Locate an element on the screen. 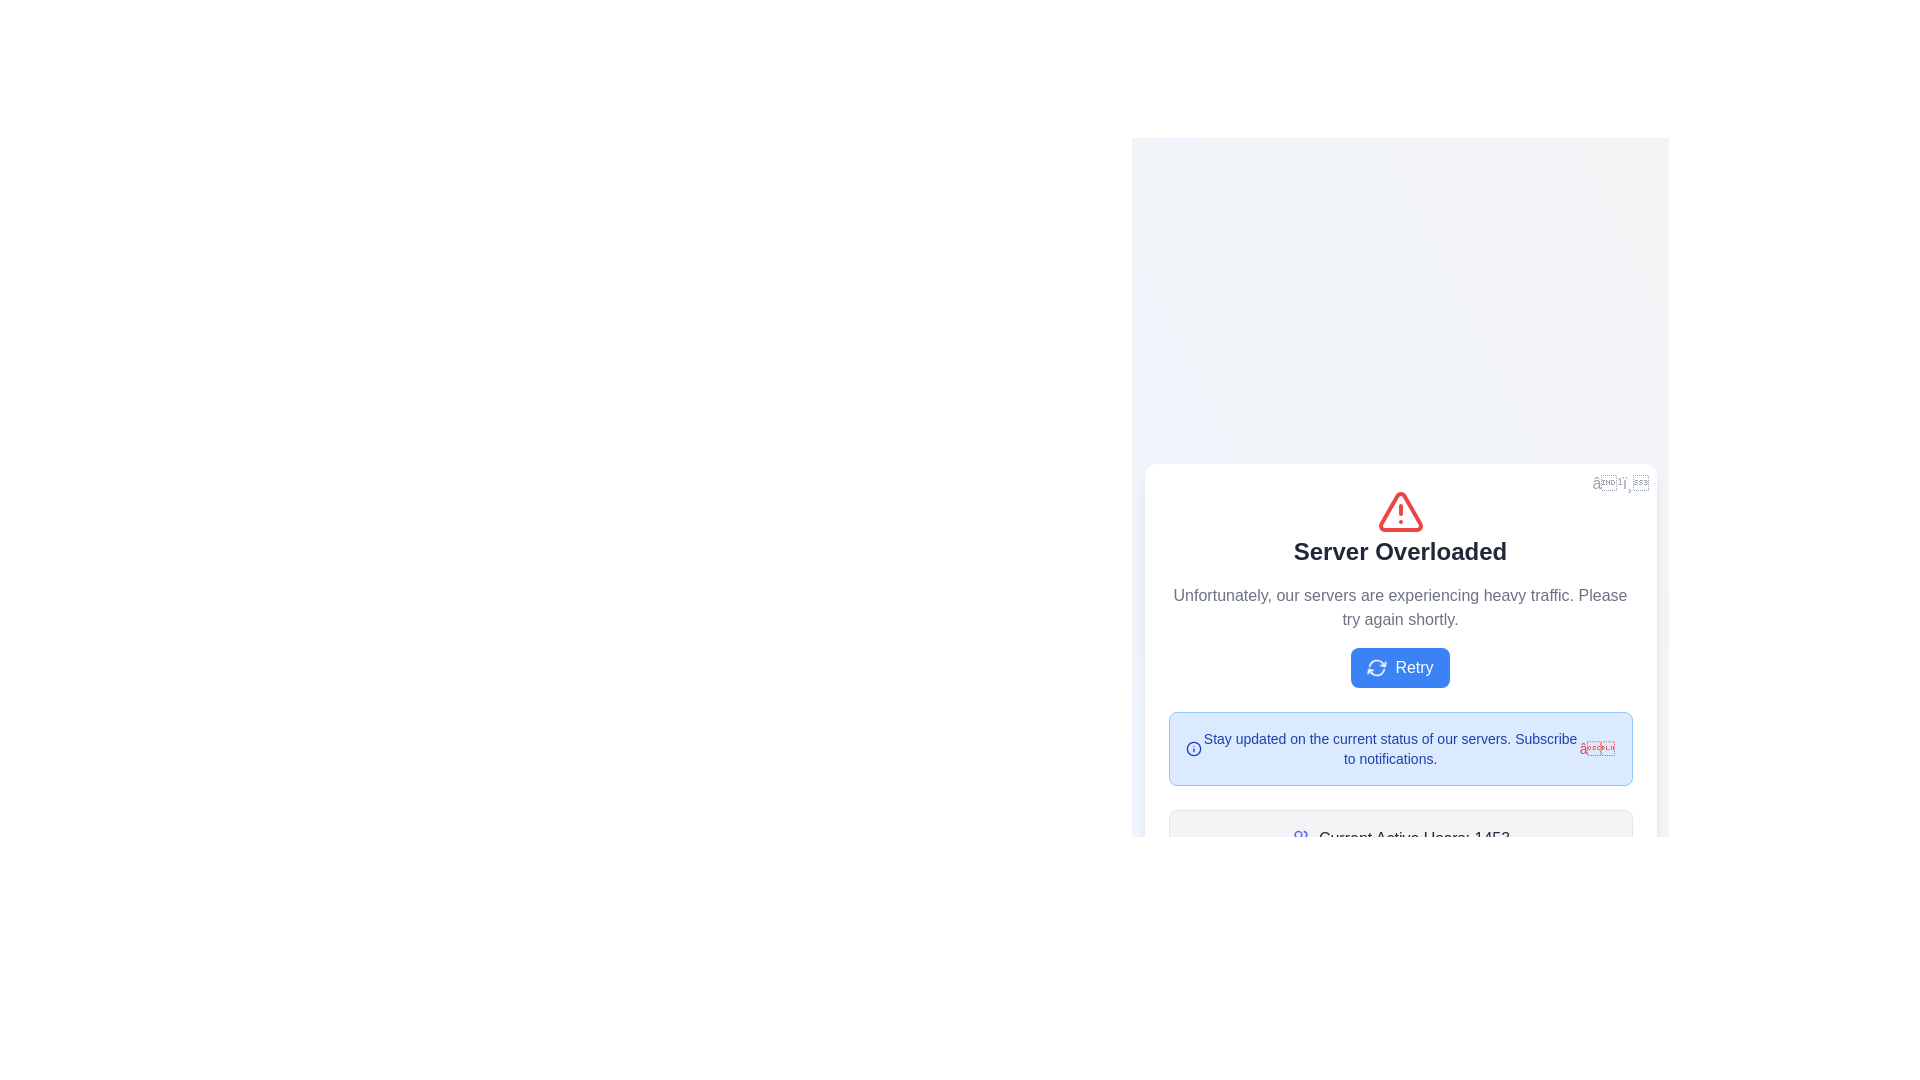 This screenshot has width=1920, height=1080. displayed text 'Server Overloaded' which is prominently shown in bold, large-sized serif font in dark gray is located at coordinates (1399, 551).